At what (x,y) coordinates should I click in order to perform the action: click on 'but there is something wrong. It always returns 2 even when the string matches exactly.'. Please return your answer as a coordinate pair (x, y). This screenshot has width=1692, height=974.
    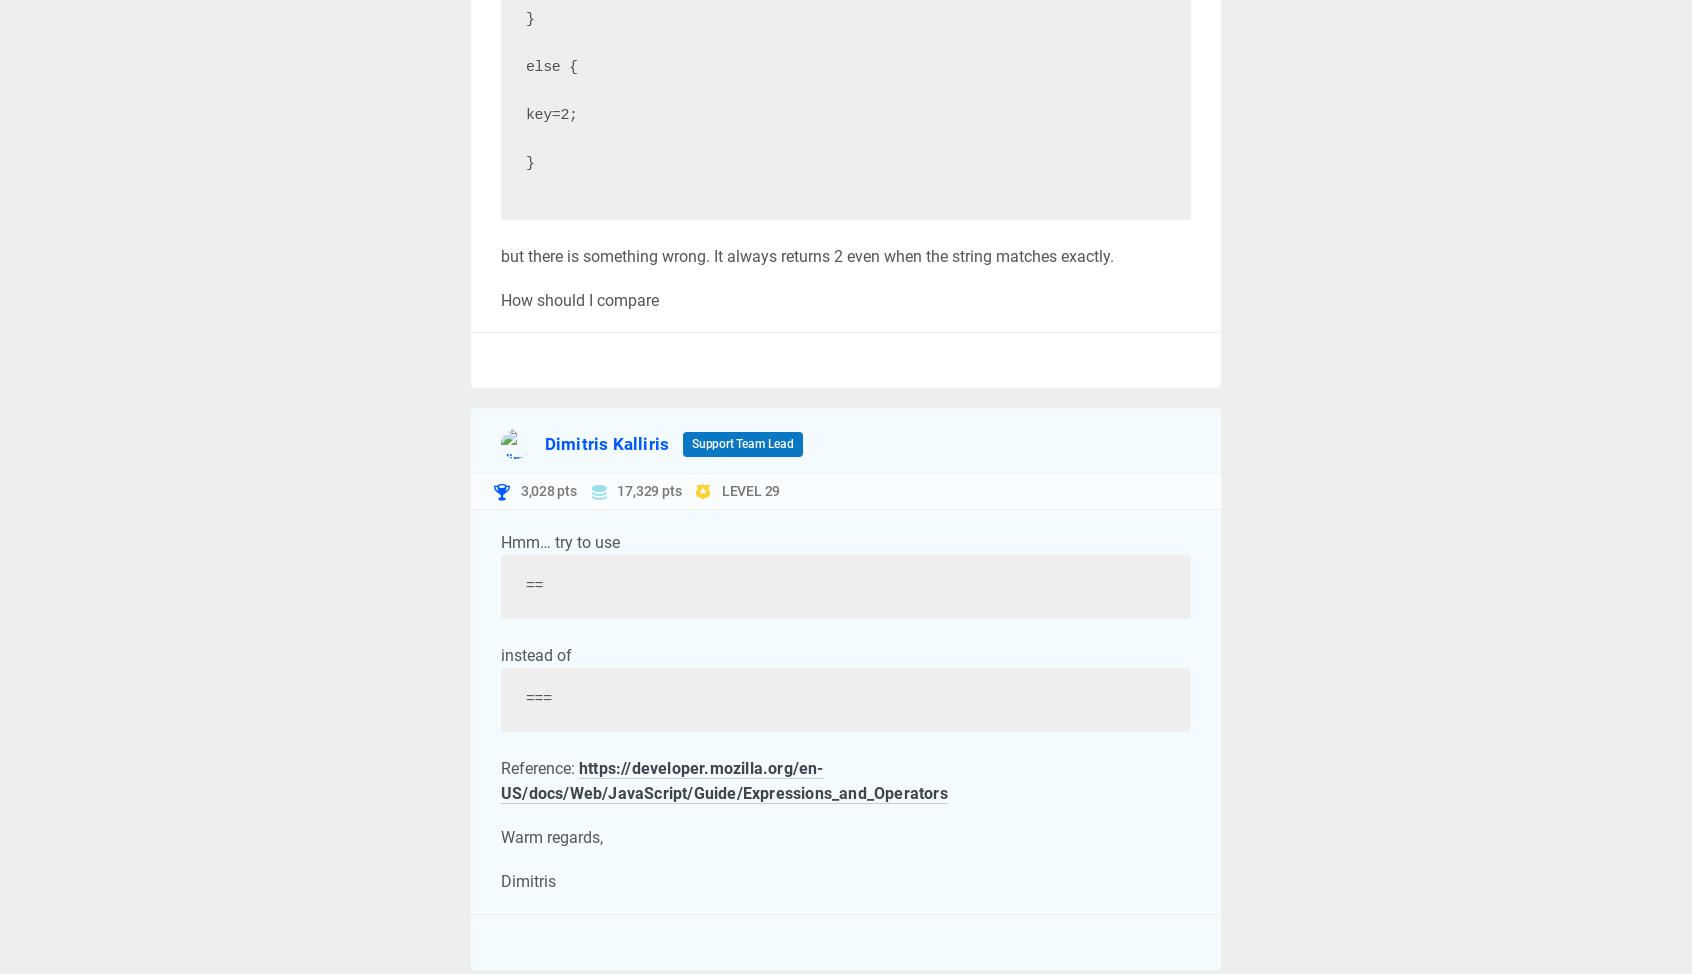
    Looking at the image, I should click on (501, 254).